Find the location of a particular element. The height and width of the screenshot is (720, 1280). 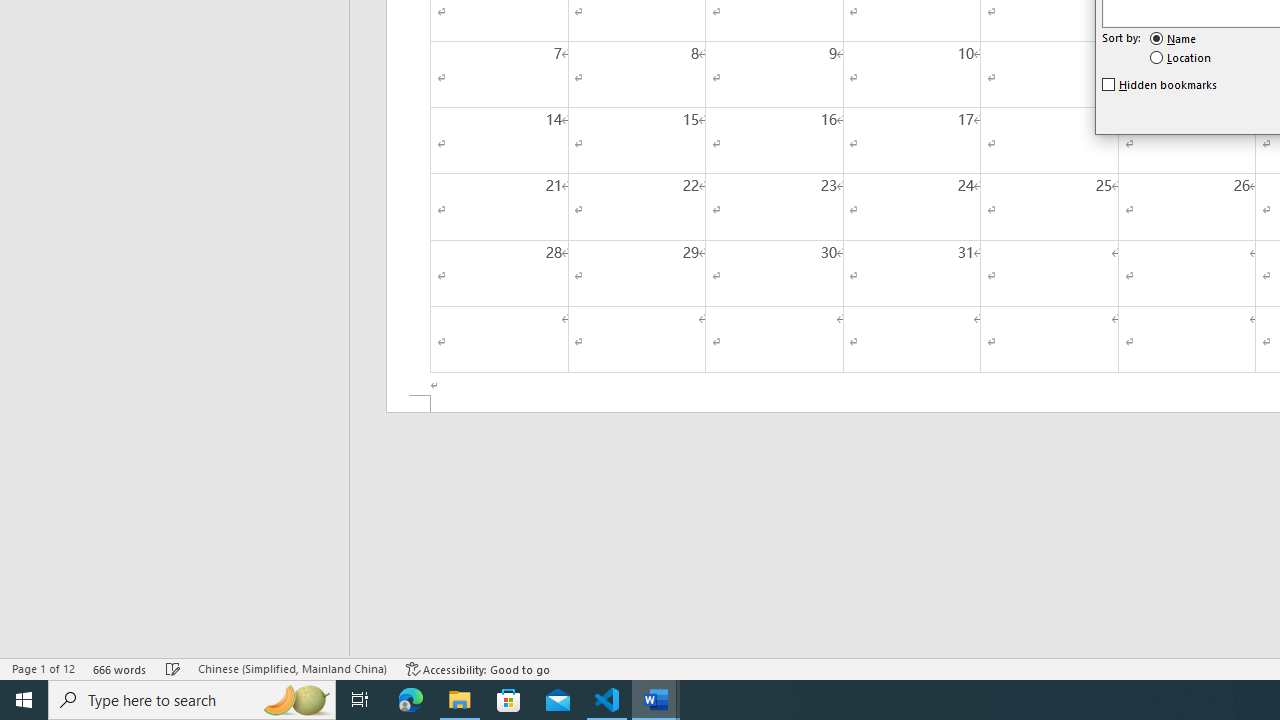

'Task View' is located at coordinates (359, 698).